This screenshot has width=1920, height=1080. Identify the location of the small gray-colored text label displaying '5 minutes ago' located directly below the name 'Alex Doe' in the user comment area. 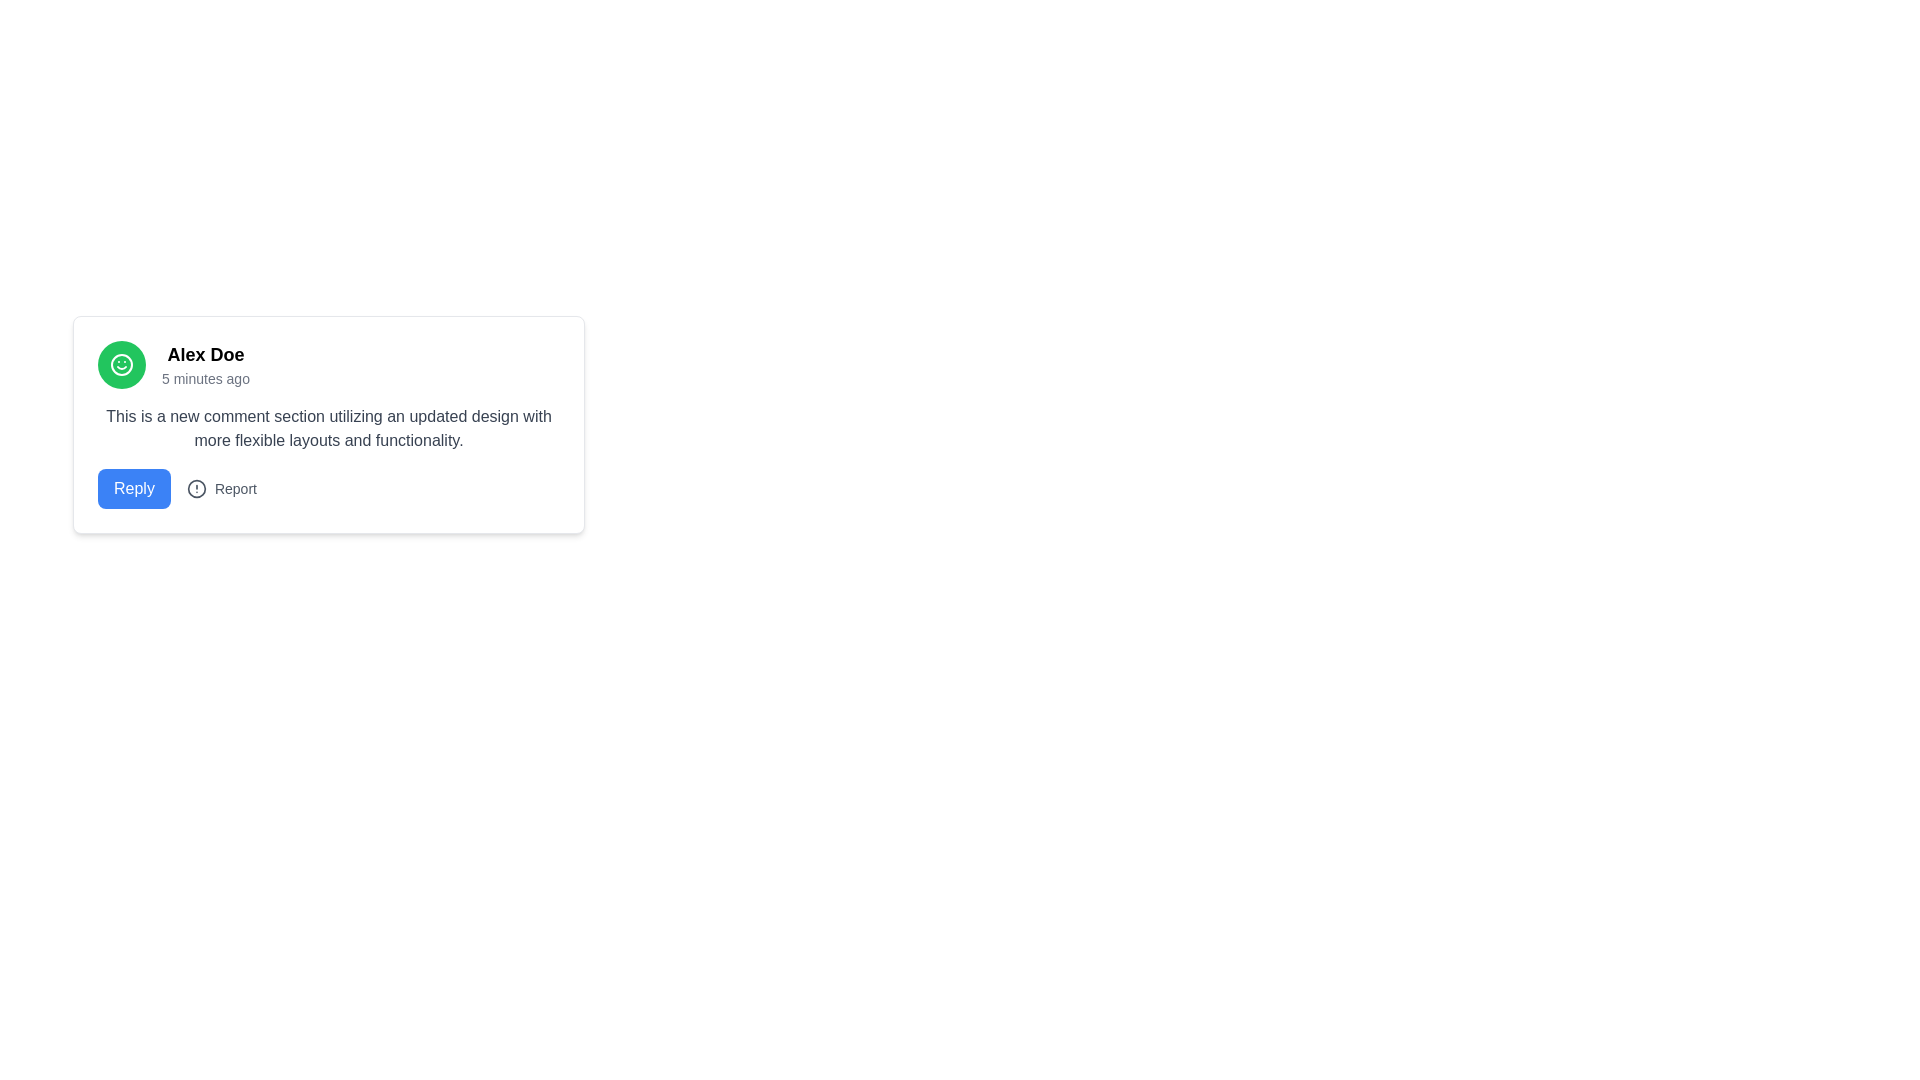
(206, 378).